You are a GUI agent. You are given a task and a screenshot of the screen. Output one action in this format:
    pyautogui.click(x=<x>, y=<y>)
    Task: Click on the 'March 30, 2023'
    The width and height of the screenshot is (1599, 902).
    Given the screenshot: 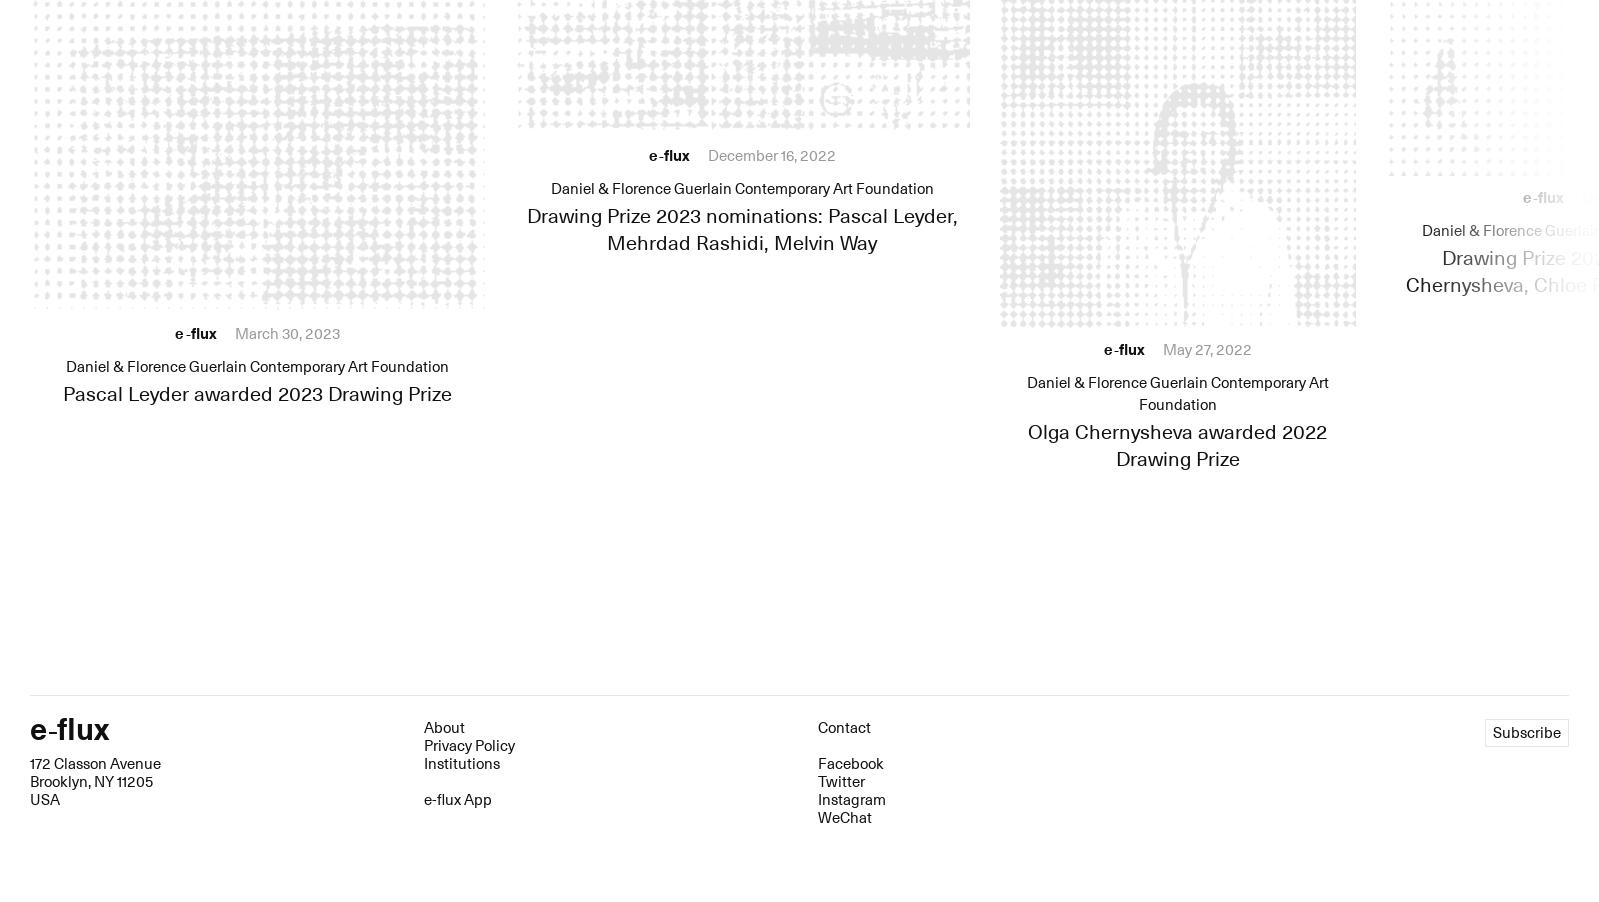 What is the action you would take?
    pyautogui.click(x=286, y=332)
    